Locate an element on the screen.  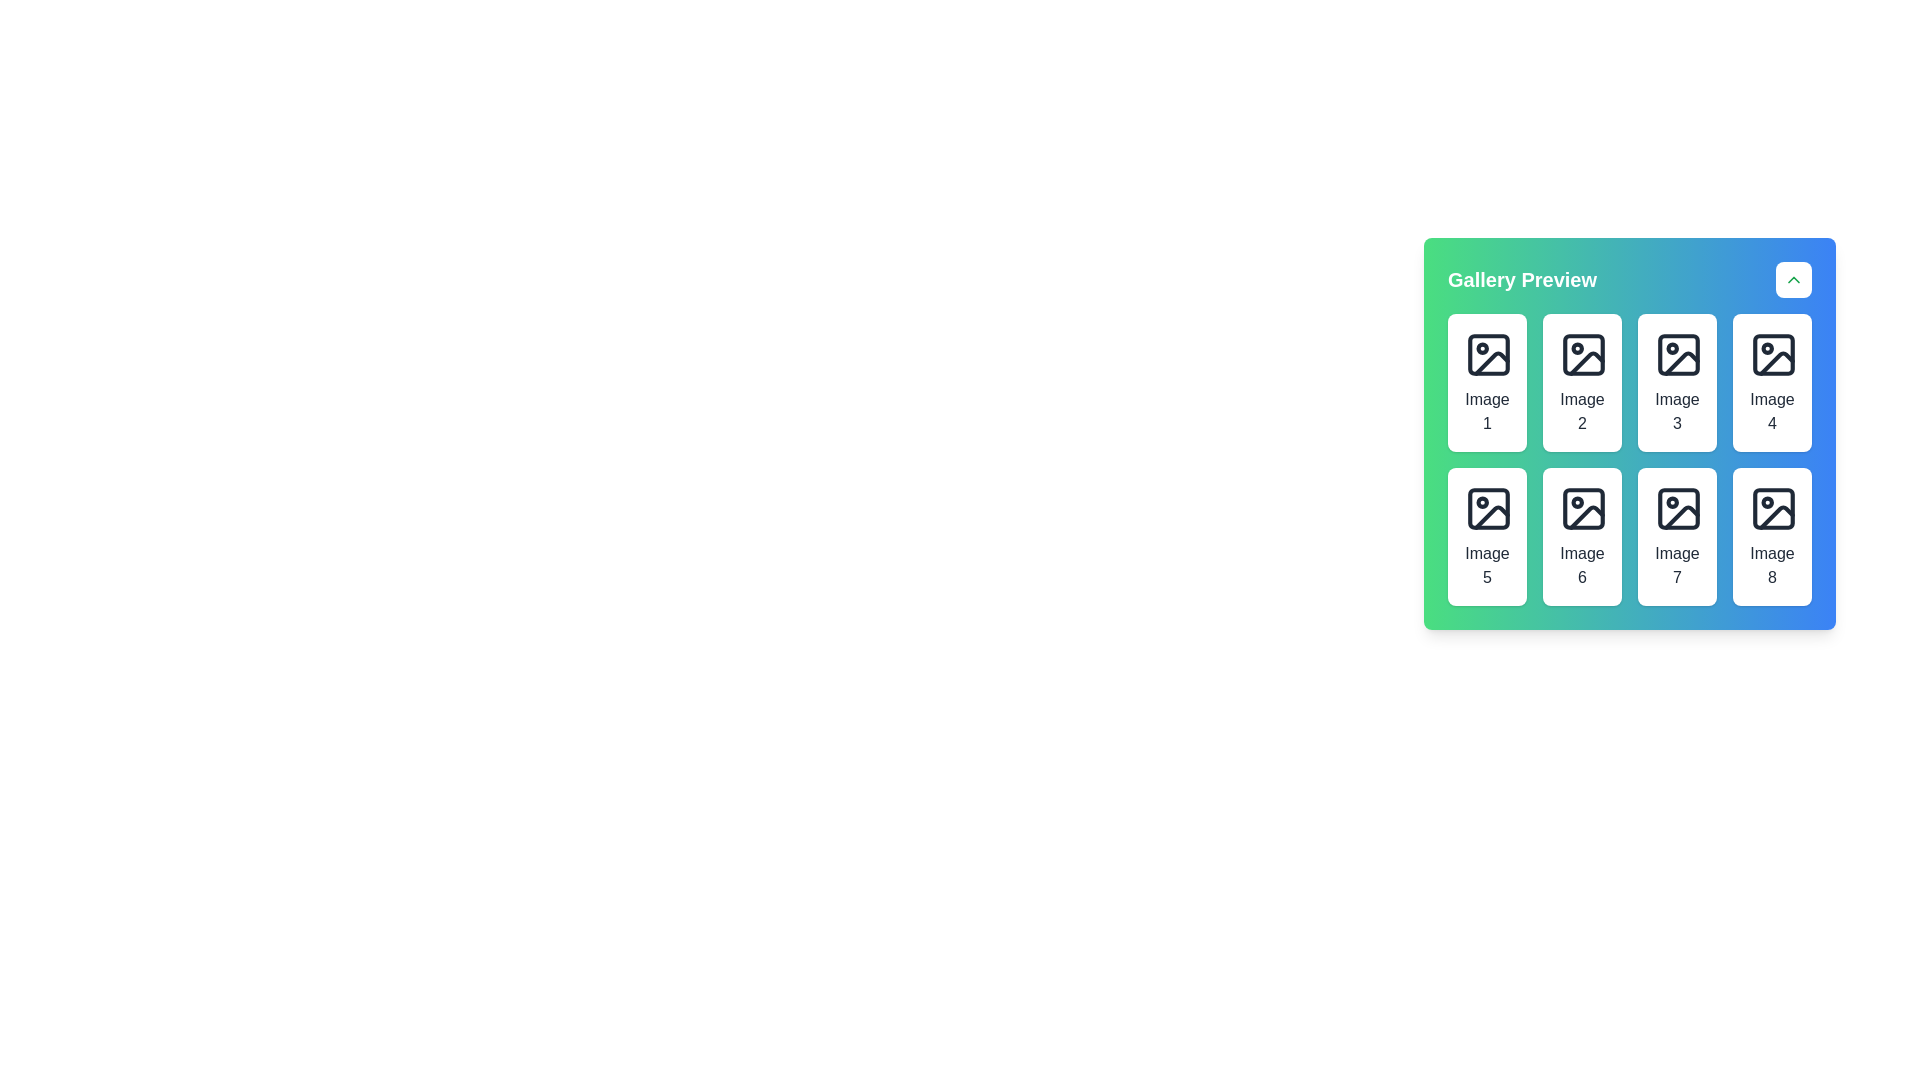
the centered-aligned text component displaying 'Image 2' in the second item of the first row in the gallery preview widget is located at coordinates (1581, 411).